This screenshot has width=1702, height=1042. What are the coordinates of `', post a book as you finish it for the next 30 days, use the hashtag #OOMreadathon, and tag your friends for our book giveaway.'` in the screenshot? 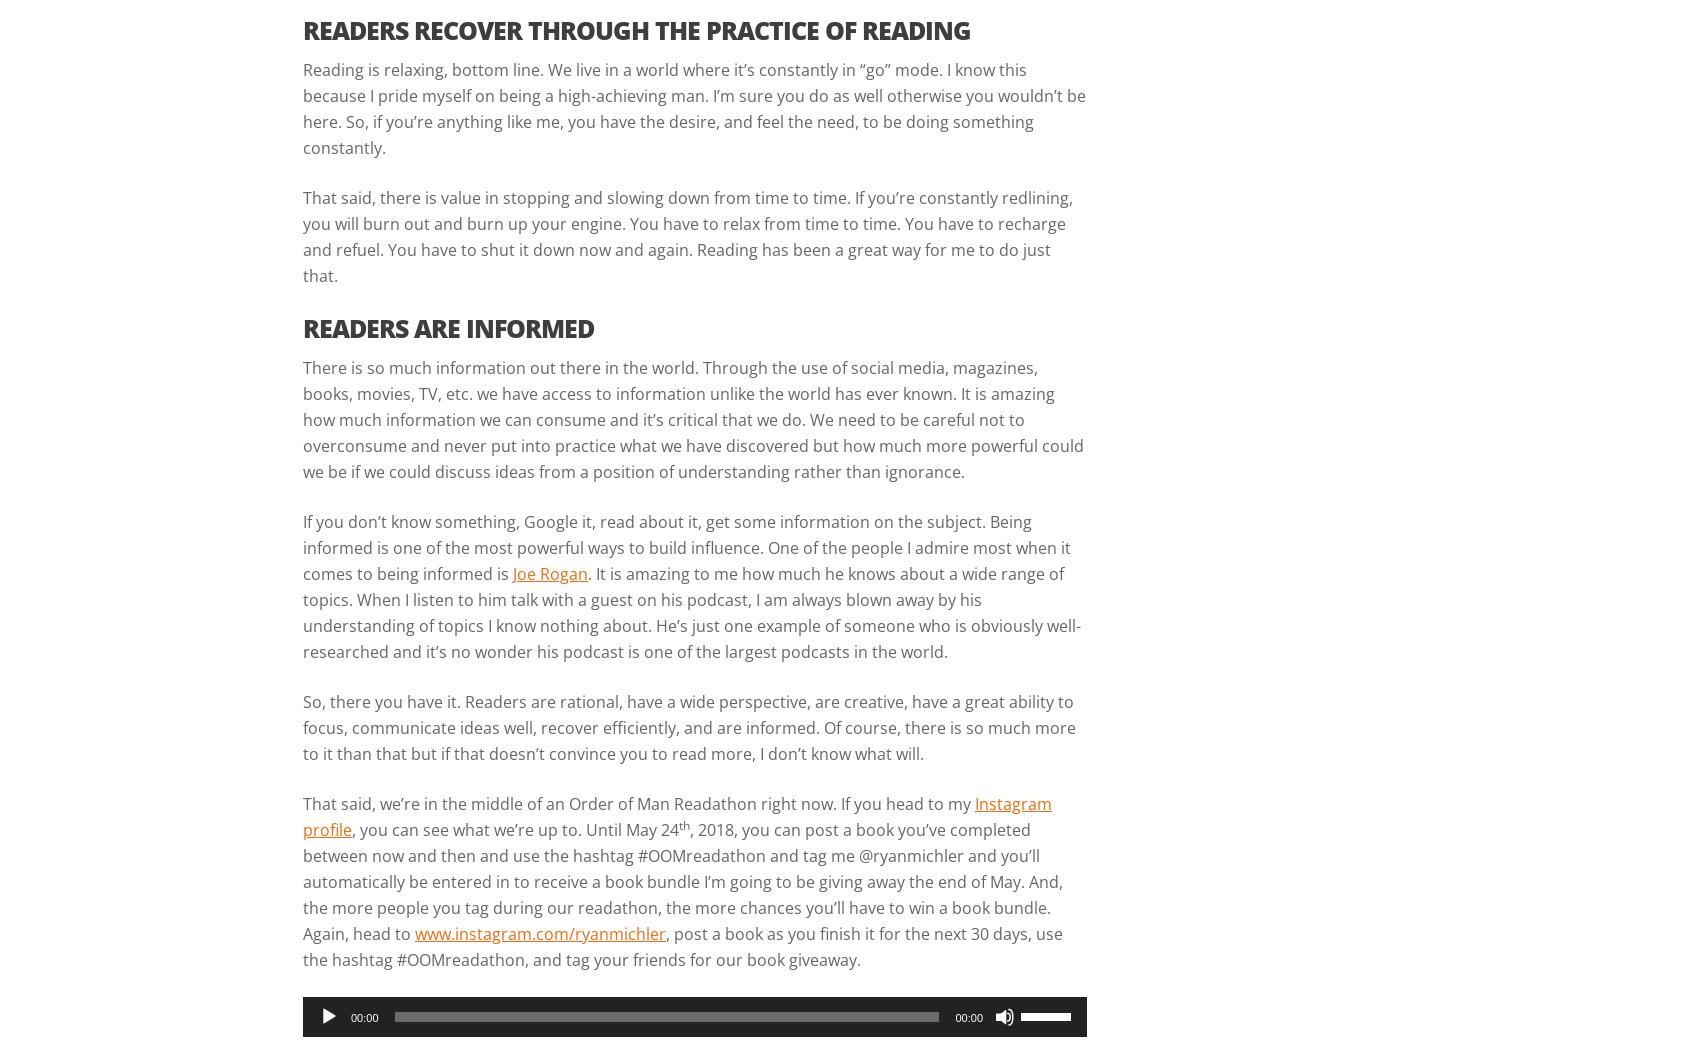 It's located at (683, 945).